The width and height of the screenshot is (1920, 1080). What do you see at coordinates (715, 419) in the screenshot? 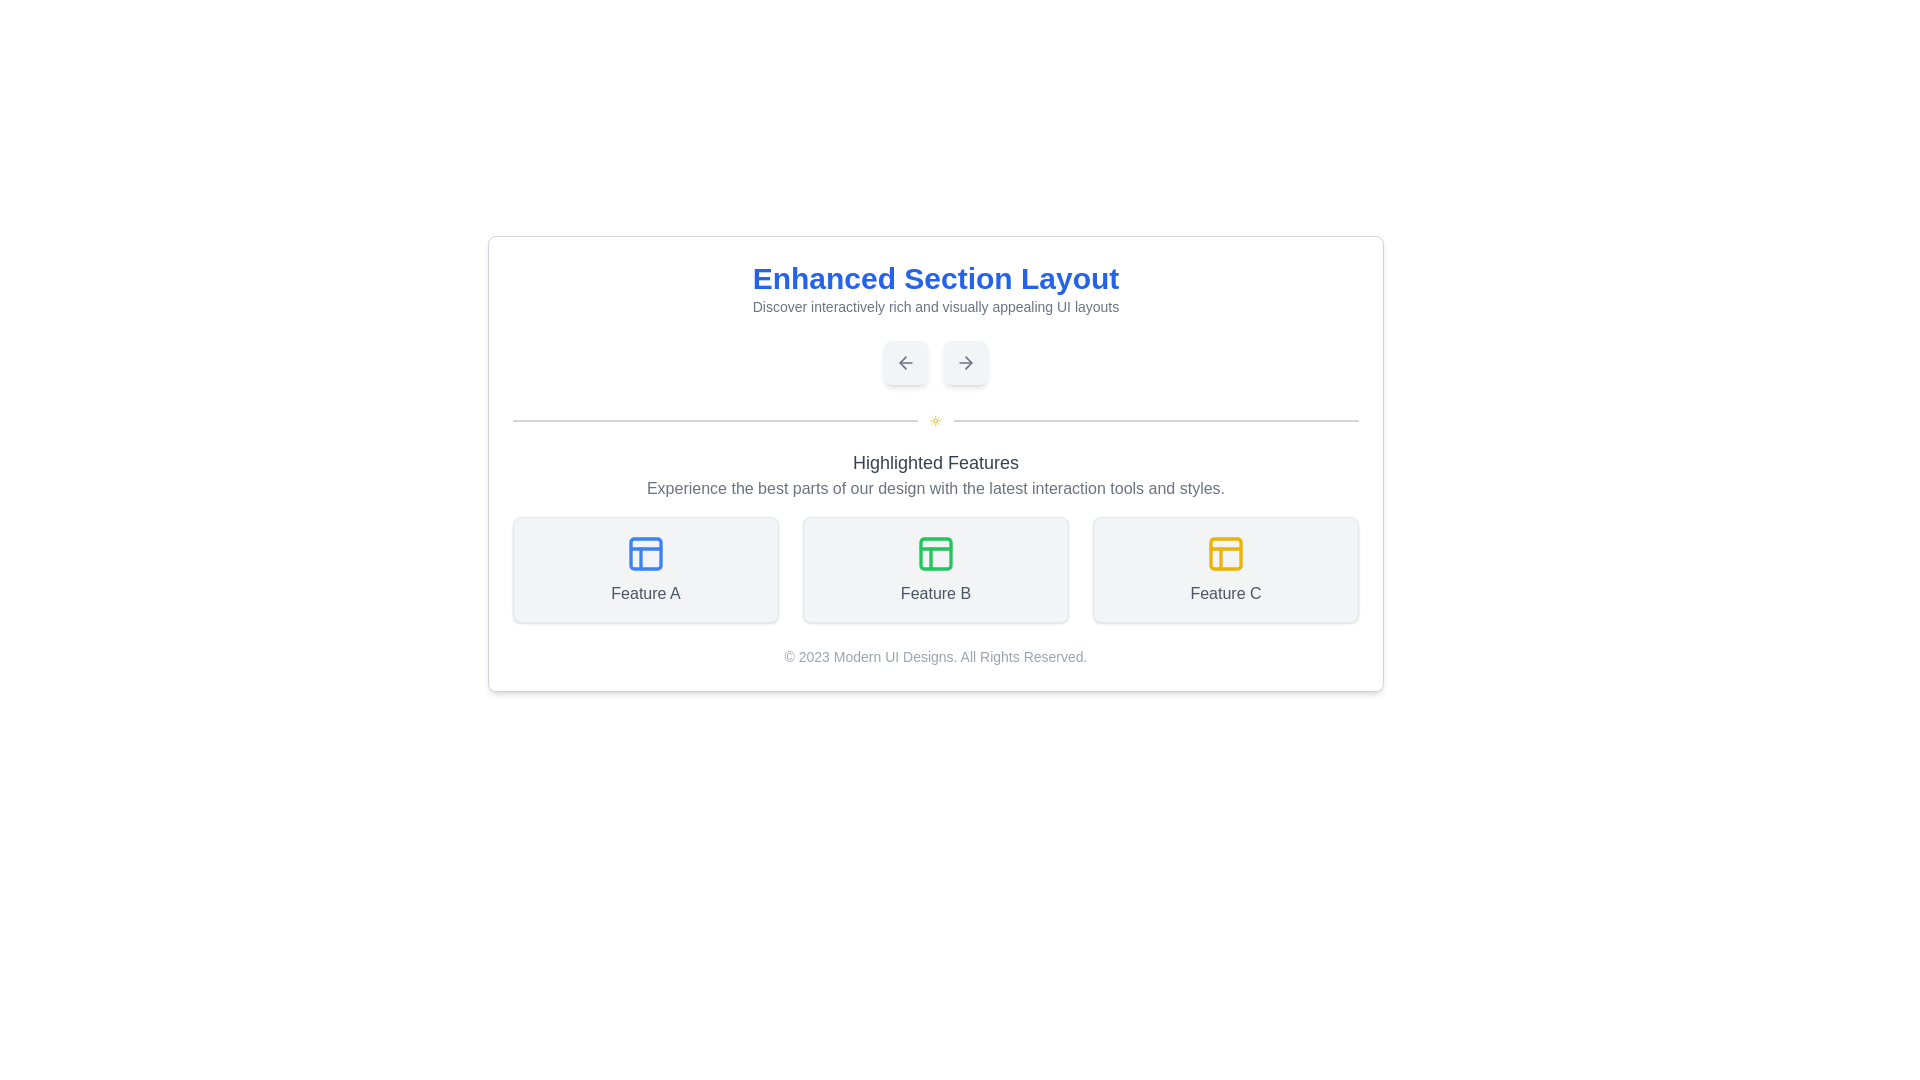
I see `the leftmost horizontal Divider Line located just beneath the title 'Enhanced Section Layout' adjacent to the sun icon` at bounding box center [715, 419].